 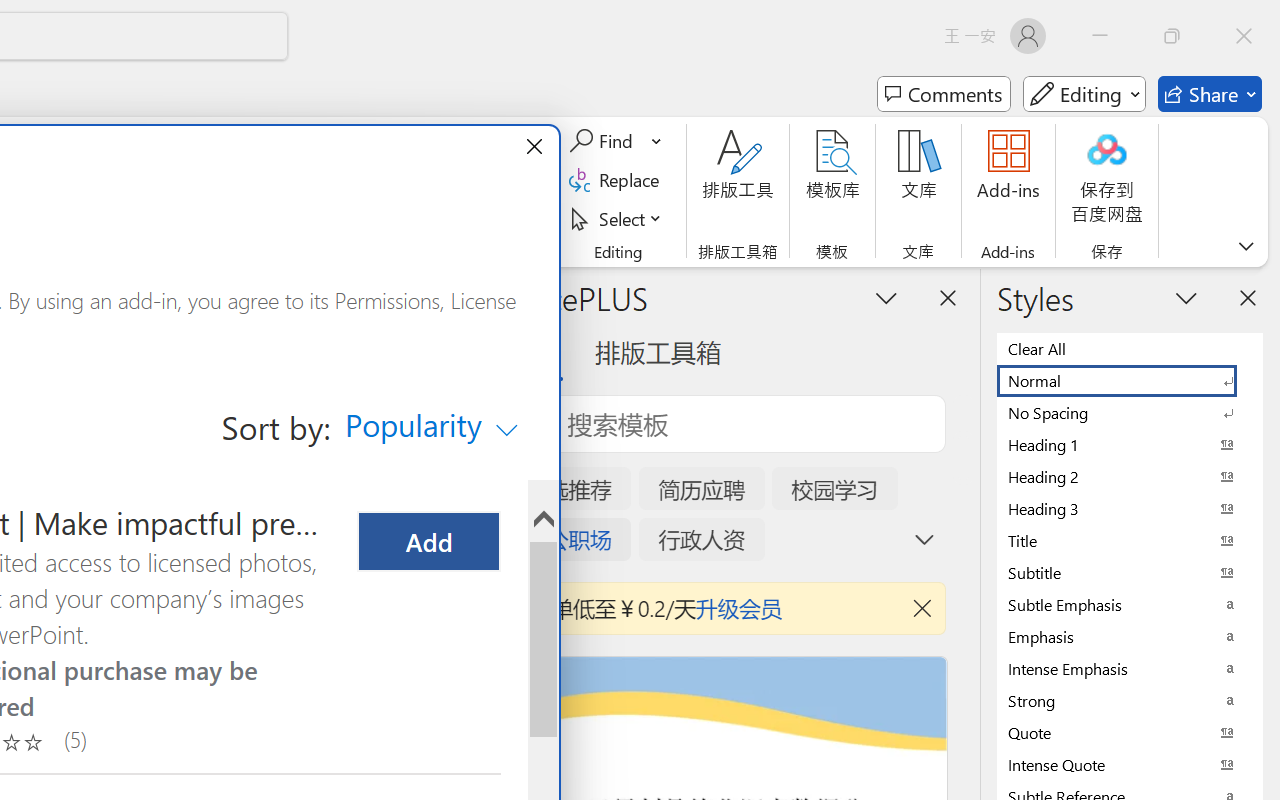 What do you see at coordinates (943, 94) in the screenshot?
I see `'Comments'` at bounding box center [943, 94].